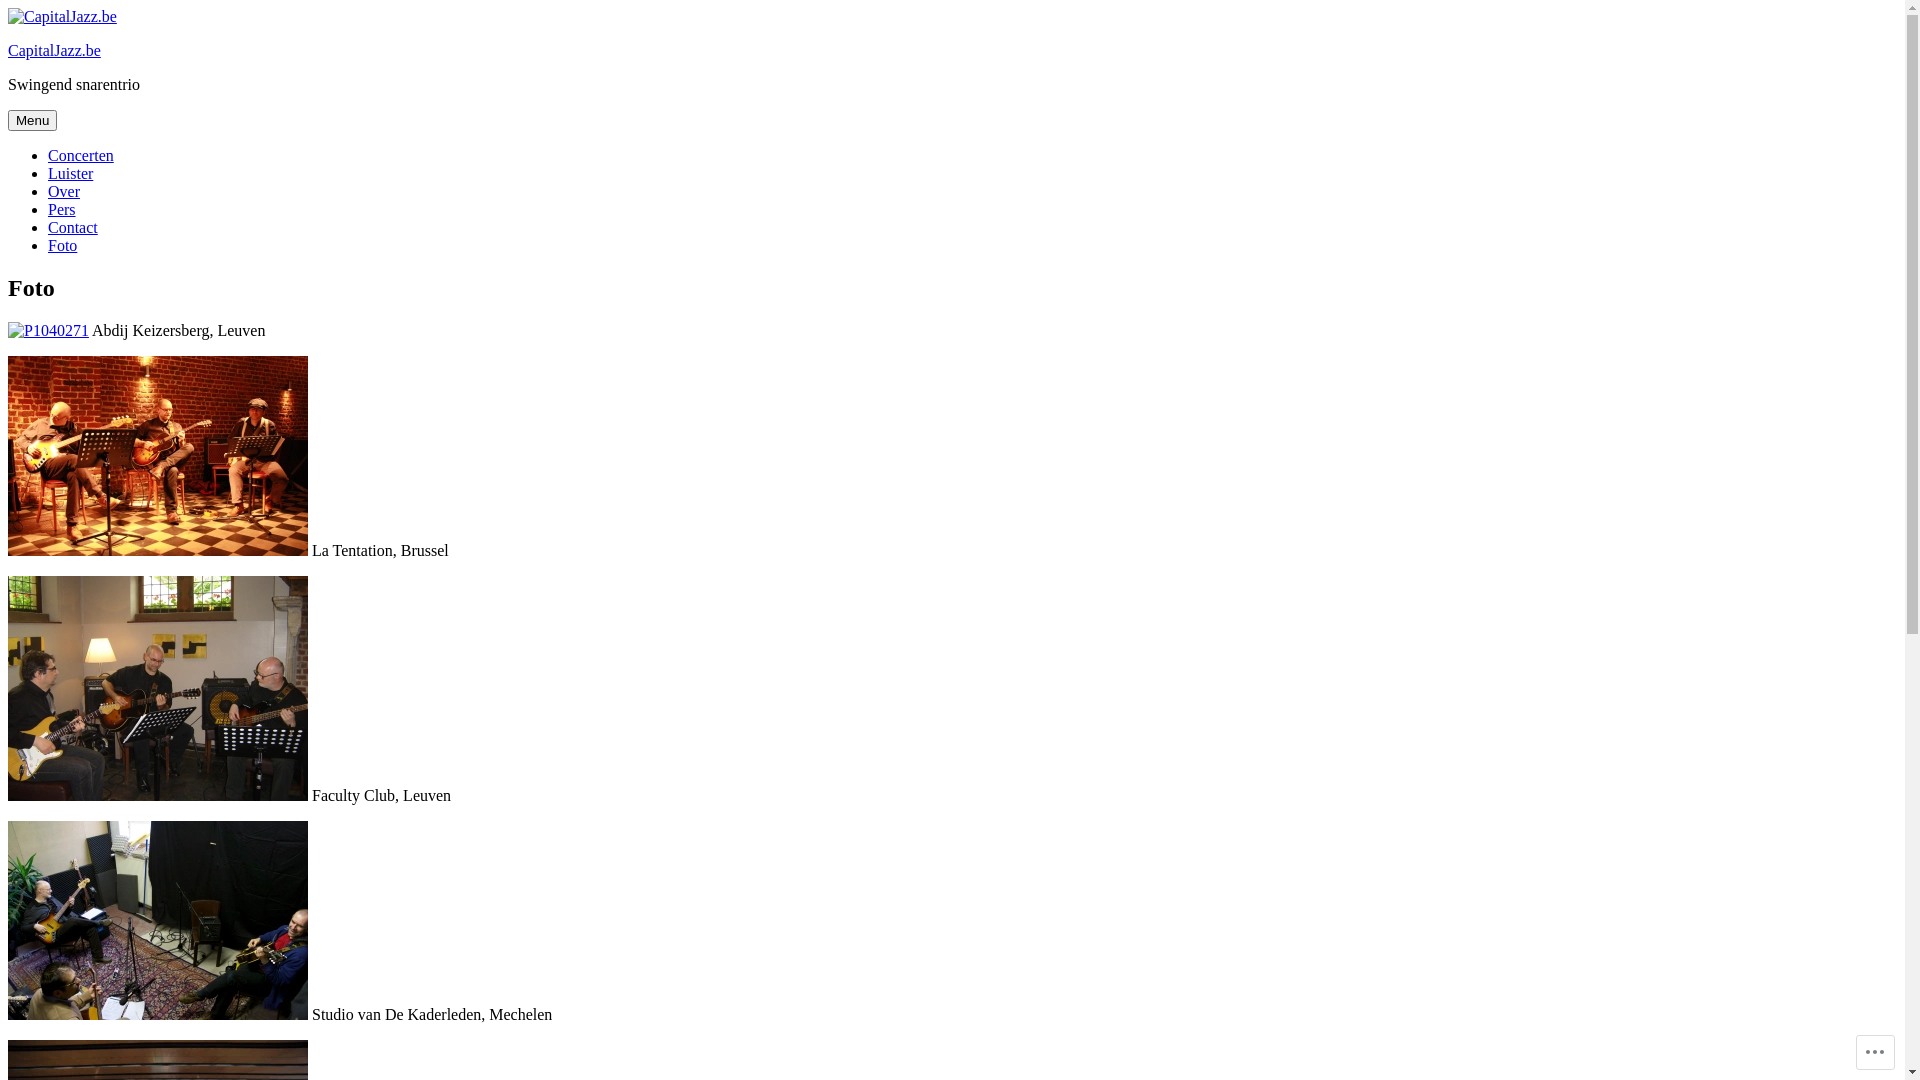  I want to click on 'Contact', so click(72, 226).